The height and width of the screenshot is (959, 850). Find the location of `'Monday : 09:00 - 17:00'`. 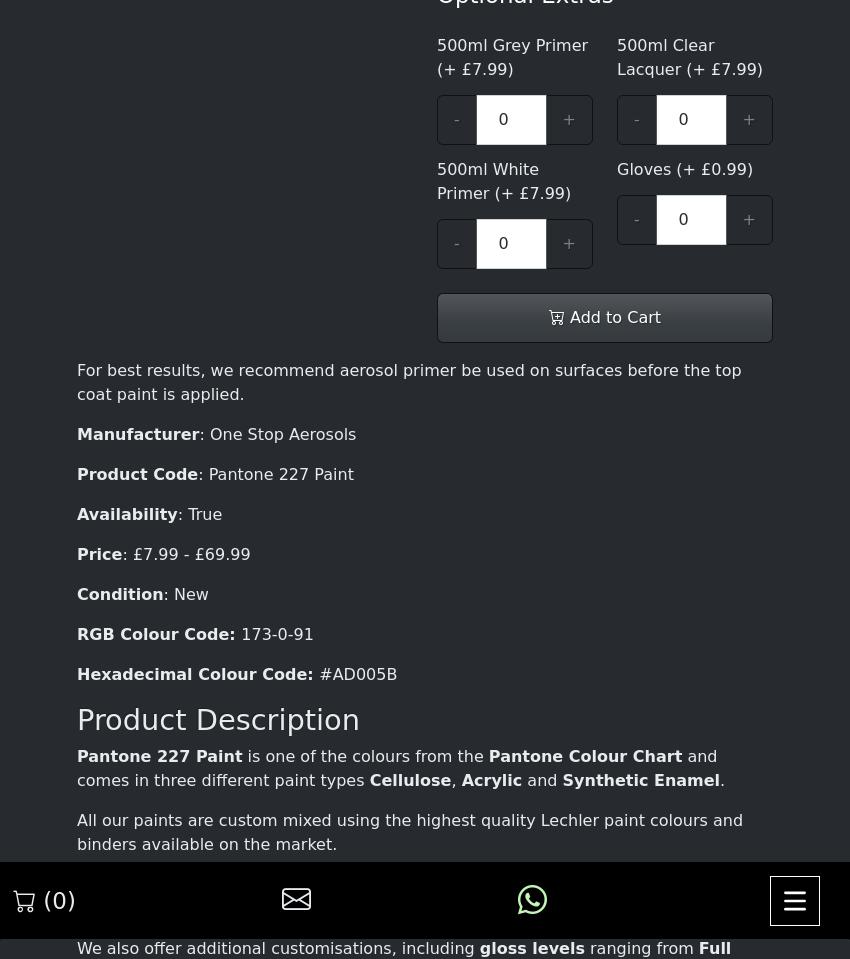

'Monday : 09:00 - 17:00' is located at coordinates (244, 459).